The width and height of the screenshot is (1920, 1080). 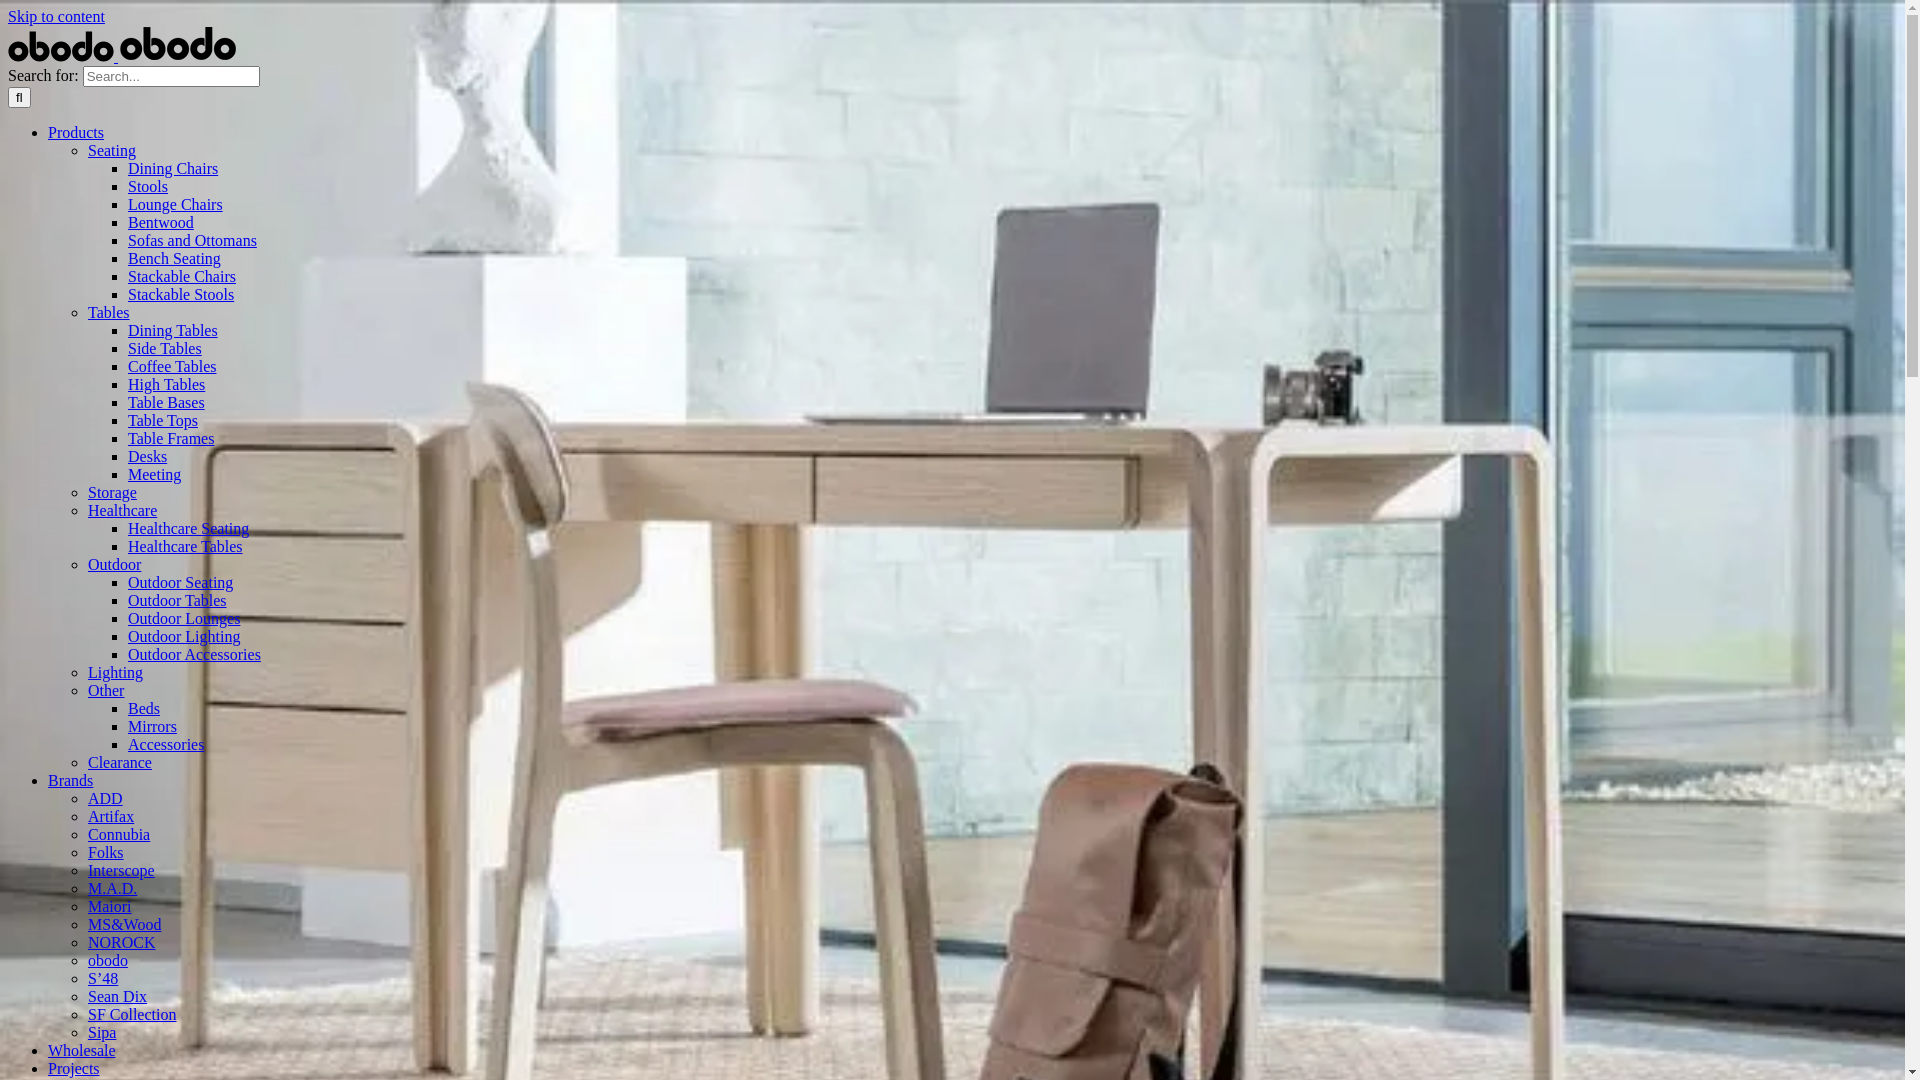 What do you see at coordinates (110, 149) in the screenshot?
I see `'Seating'` at bounding box center [110, 149].